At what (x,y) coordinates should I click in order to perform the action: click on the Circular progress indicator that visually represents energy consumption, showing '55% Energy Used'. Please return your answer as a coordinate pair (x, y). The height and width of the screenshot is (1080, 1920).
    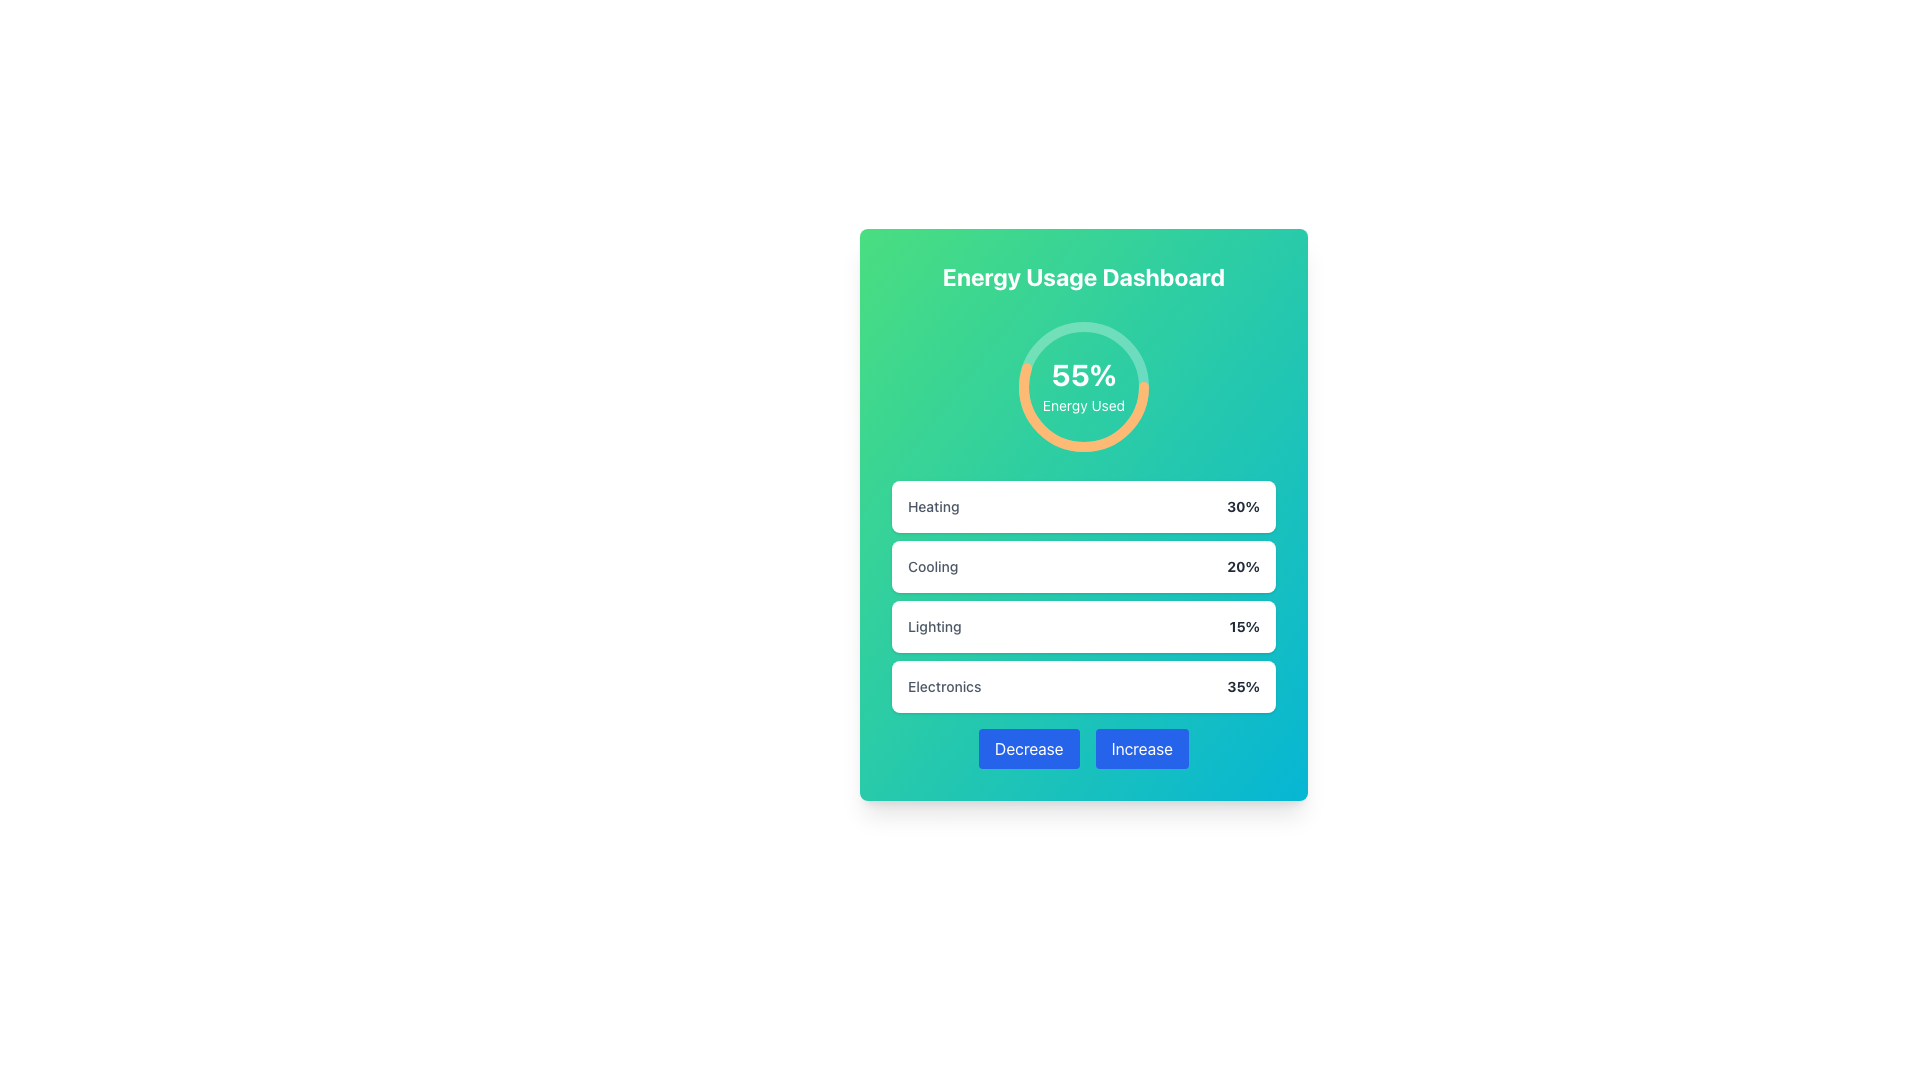
    Looking at the image, I should click on (1083, 386).